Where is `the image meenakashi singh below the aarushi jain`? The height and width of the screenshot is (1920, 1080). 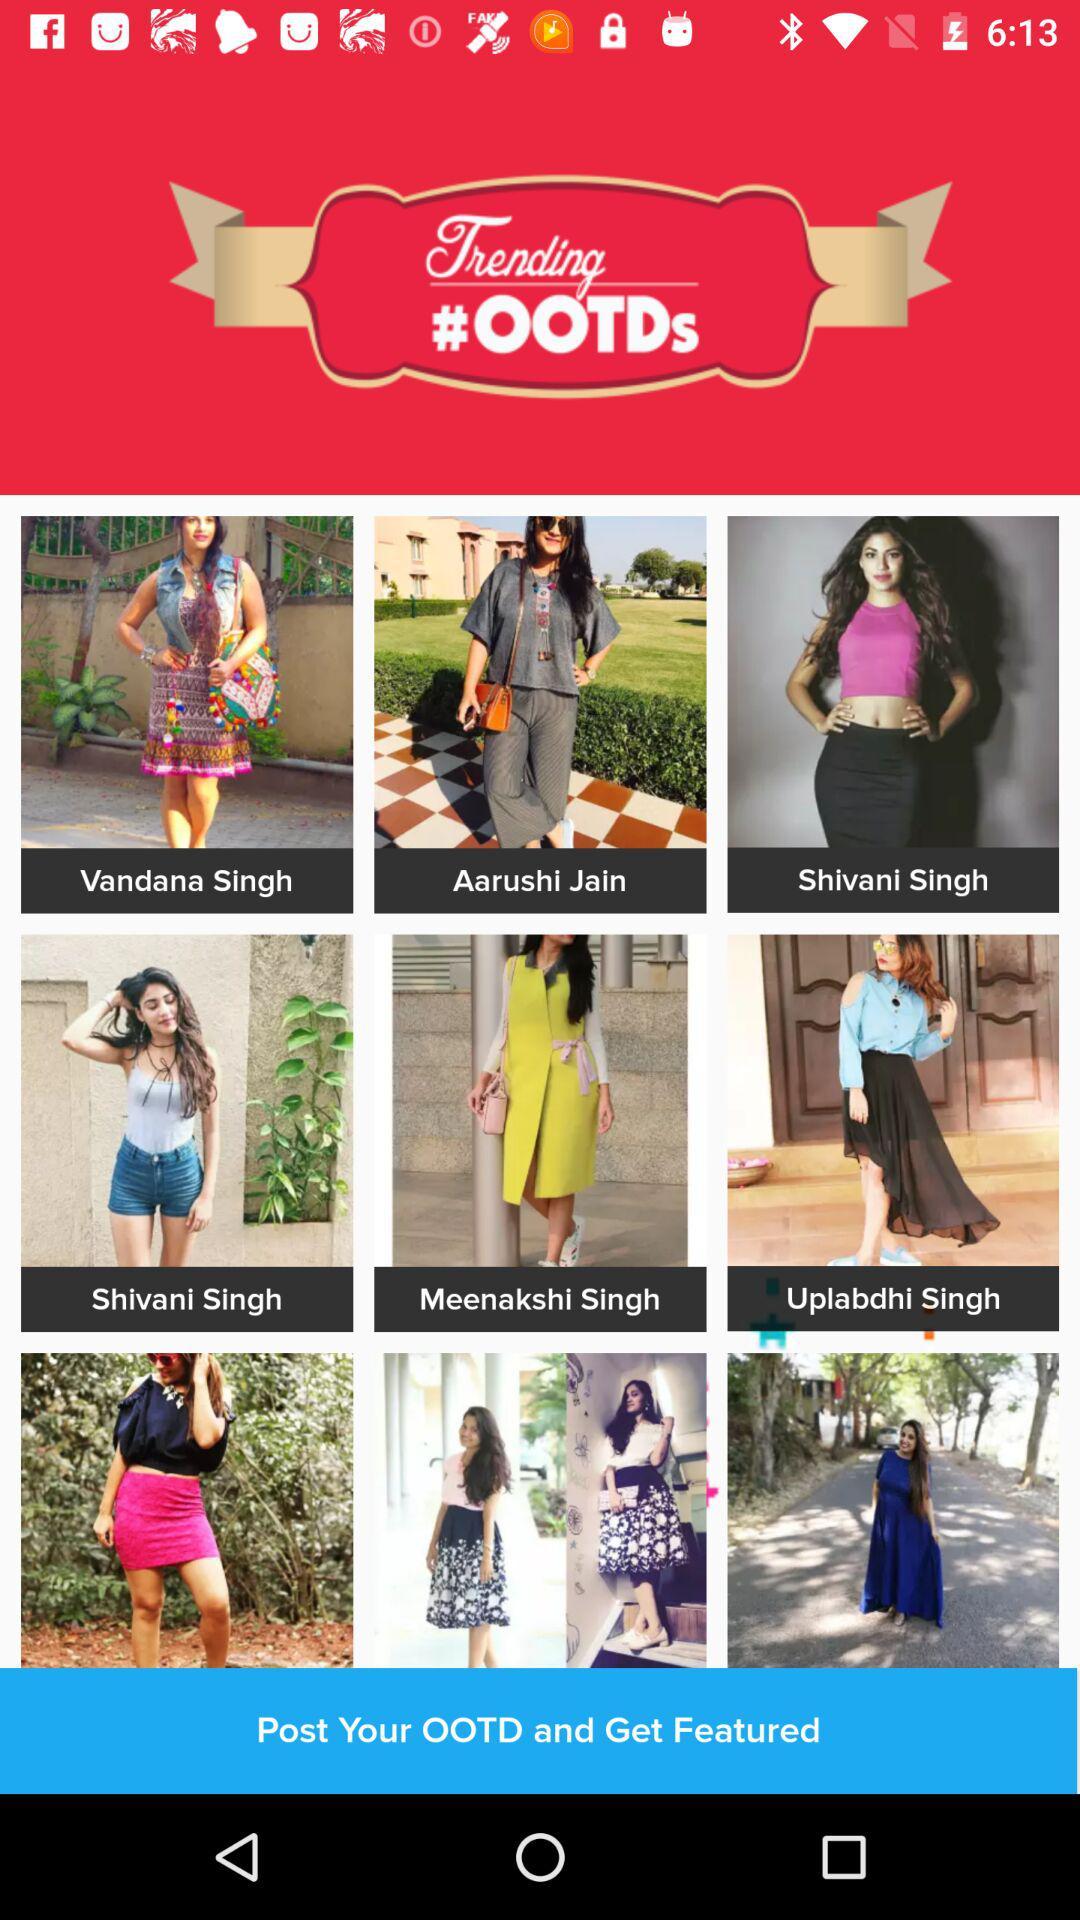 the image meenakashi singh below the aarushi jain is located at coordinates (540, 1099).